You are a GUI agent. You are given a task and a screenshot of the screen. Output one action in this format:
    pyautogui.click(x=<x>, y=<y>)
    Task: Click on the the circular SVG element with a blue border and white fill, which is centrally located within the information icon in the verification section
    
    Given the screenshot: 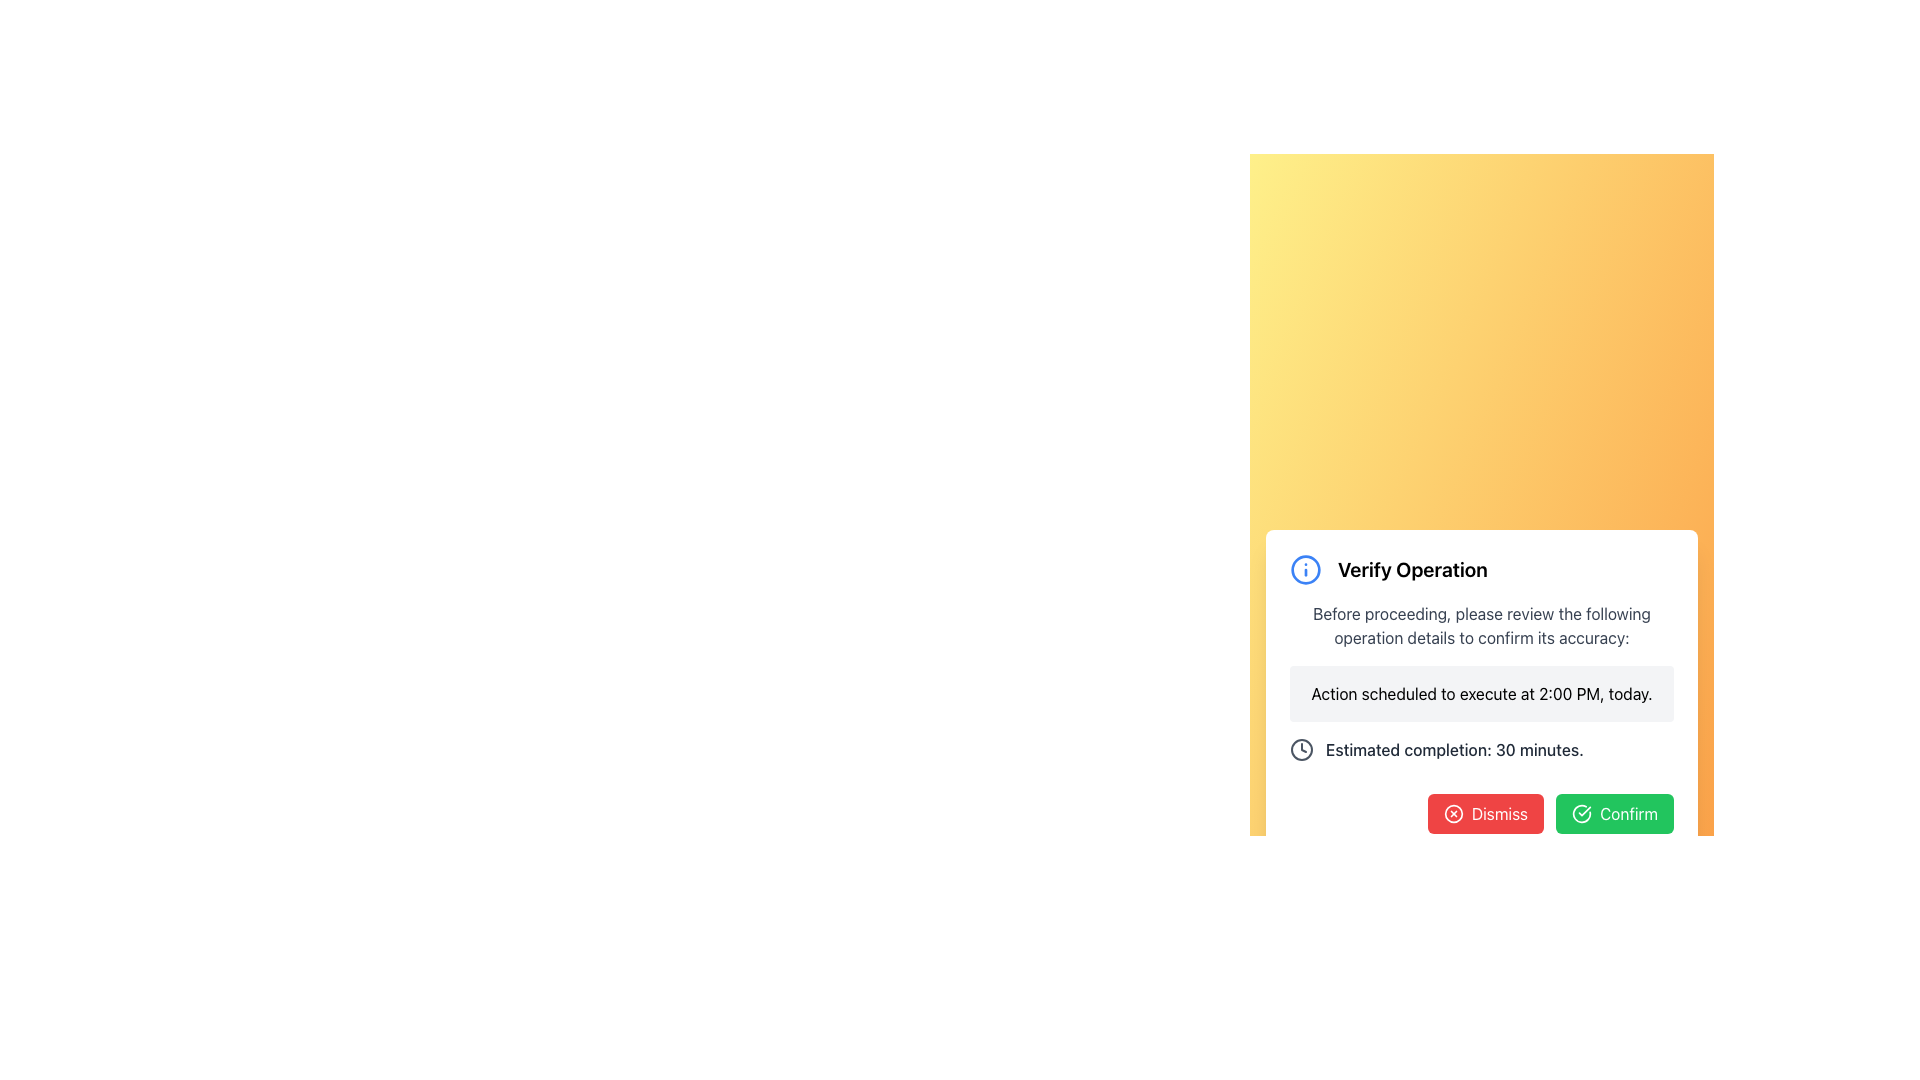 What is the action you would take?
    pyautogui.click(x=1305, y=570)
    